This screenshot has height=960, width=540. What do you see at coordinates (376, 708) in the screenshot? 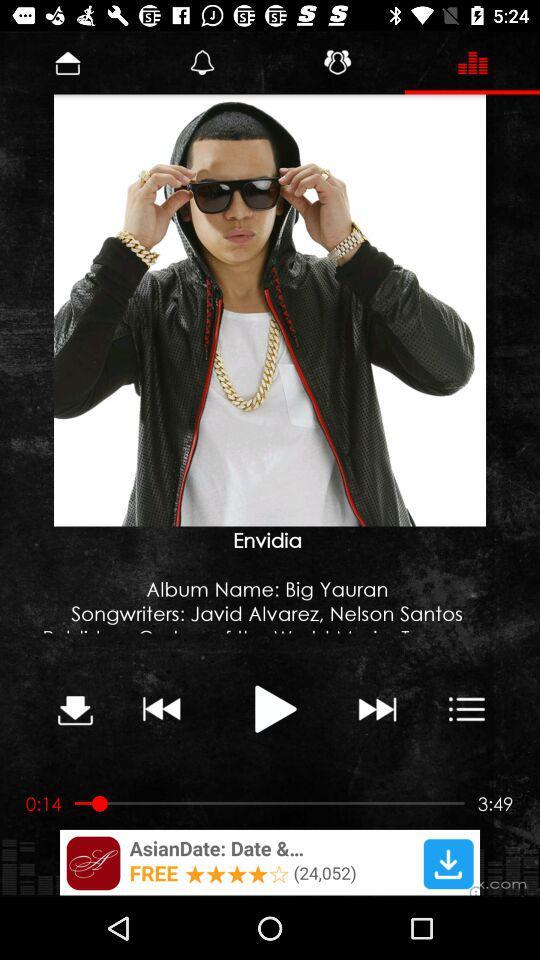
I see `the skip_next icon` at bounding box center [376, 708].